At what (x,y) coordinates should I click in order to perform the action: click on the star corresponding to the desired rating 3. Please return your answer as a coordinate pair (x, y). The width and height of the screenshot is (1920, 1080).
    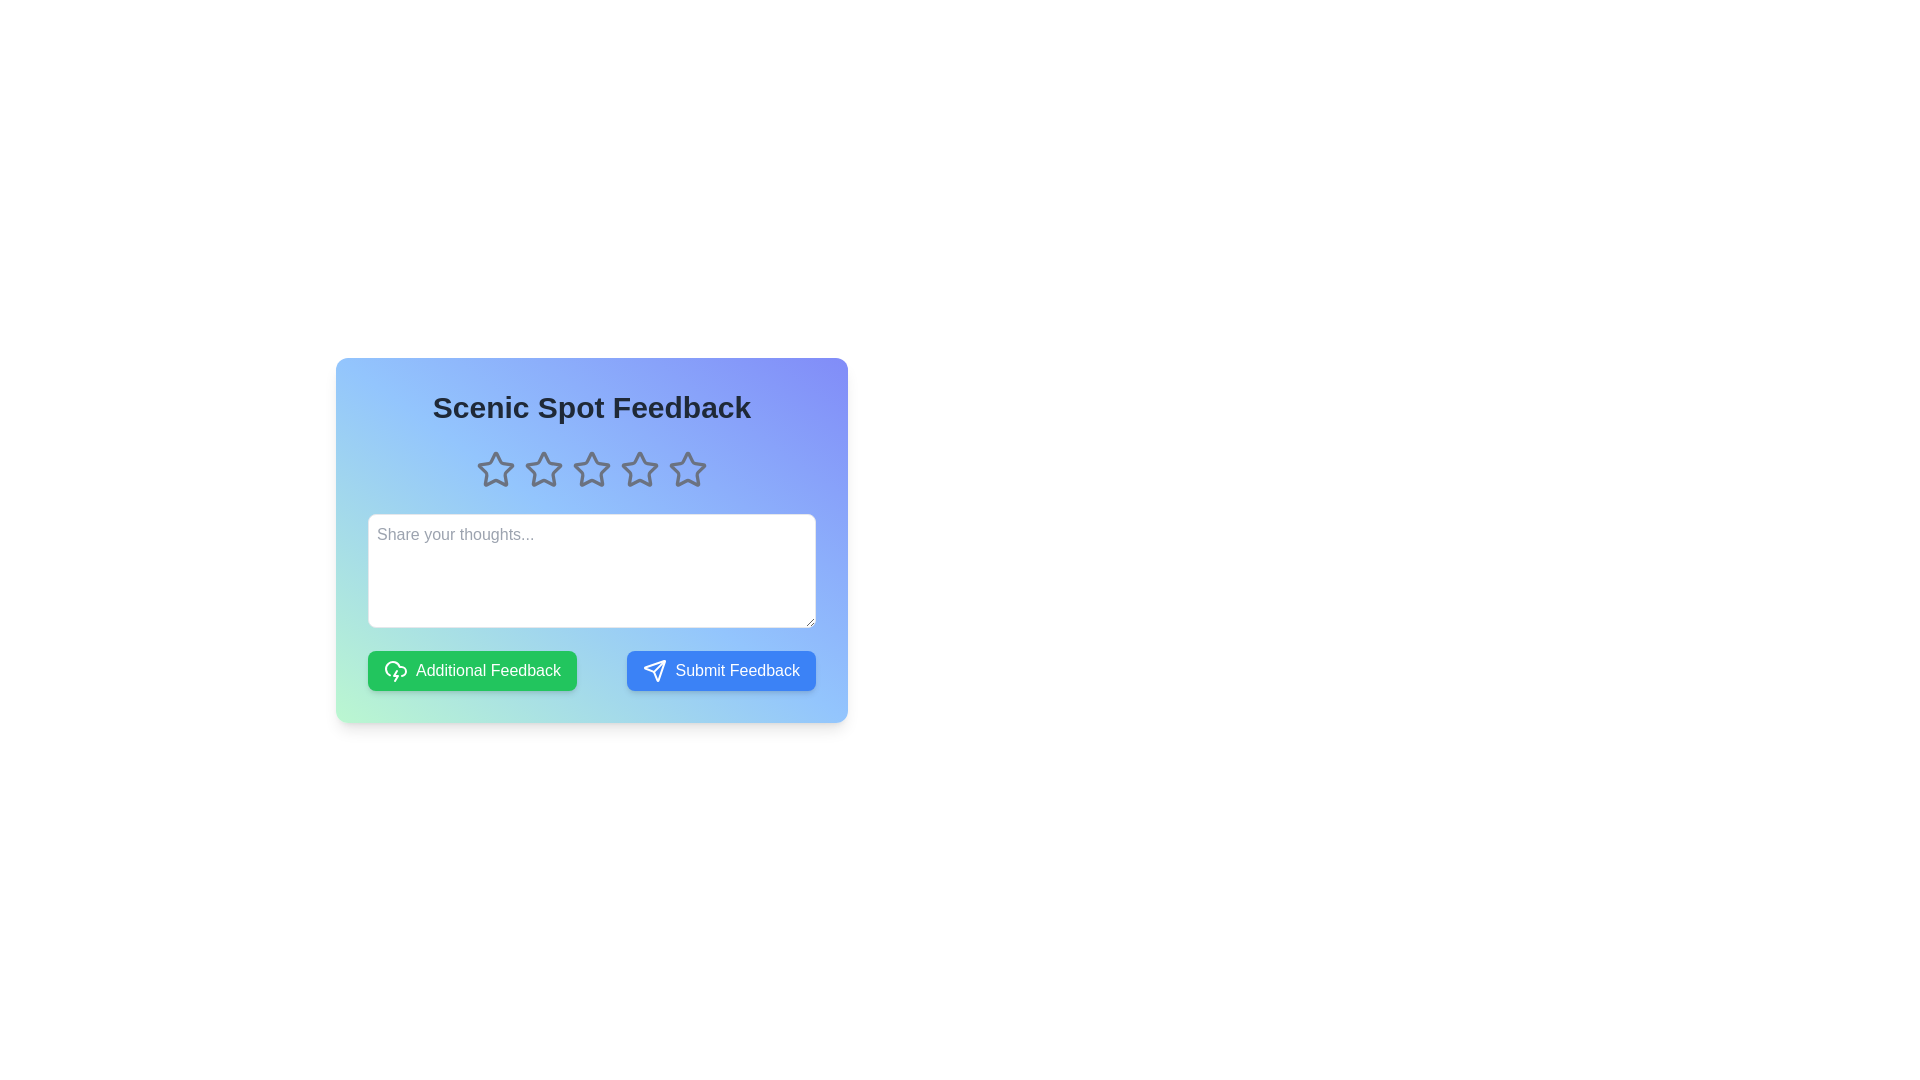
    Looking at the image, I should click on (590, 470).